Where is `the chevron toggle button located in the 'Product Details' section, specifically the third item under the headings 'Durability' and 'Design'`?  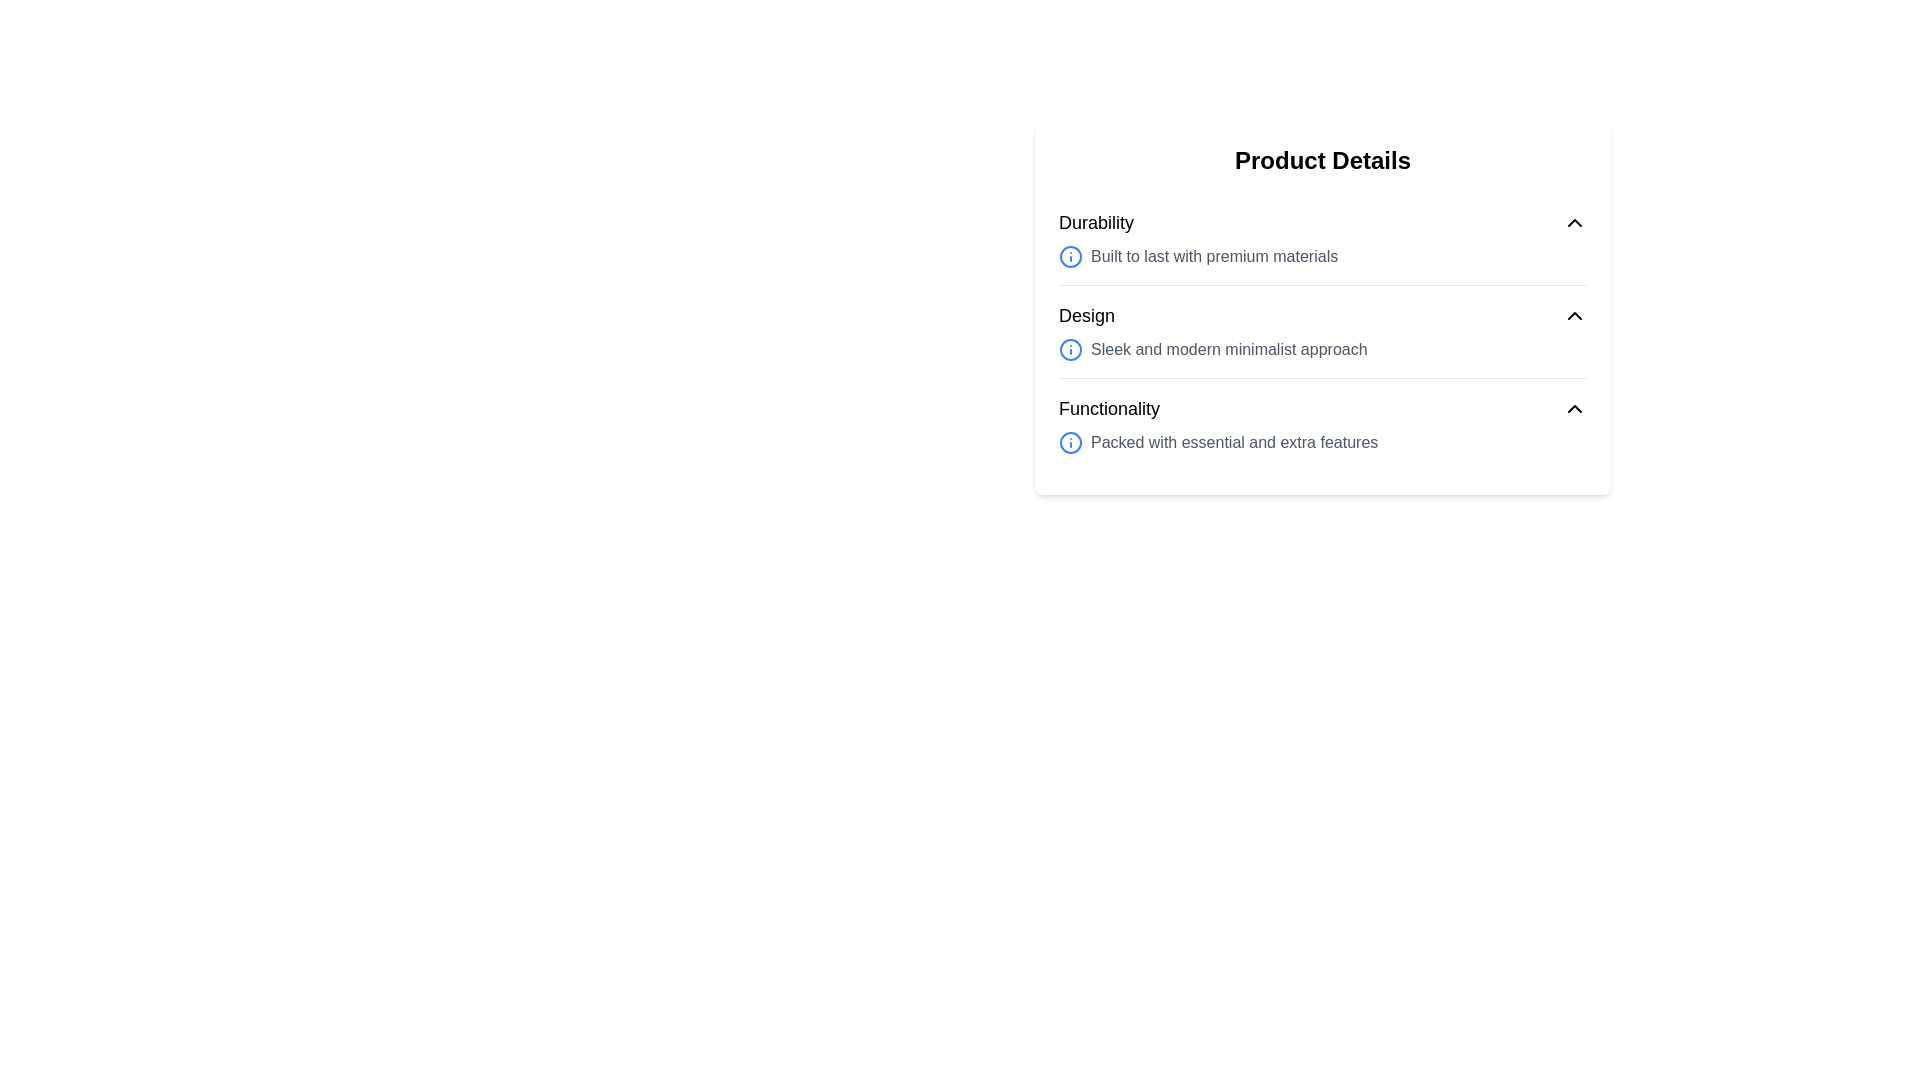
the chevron toggle button located in the 'Product Details' section, specifically the third item under the headings 'Durability' and 'Design' is located at coordinates (1323, 407).